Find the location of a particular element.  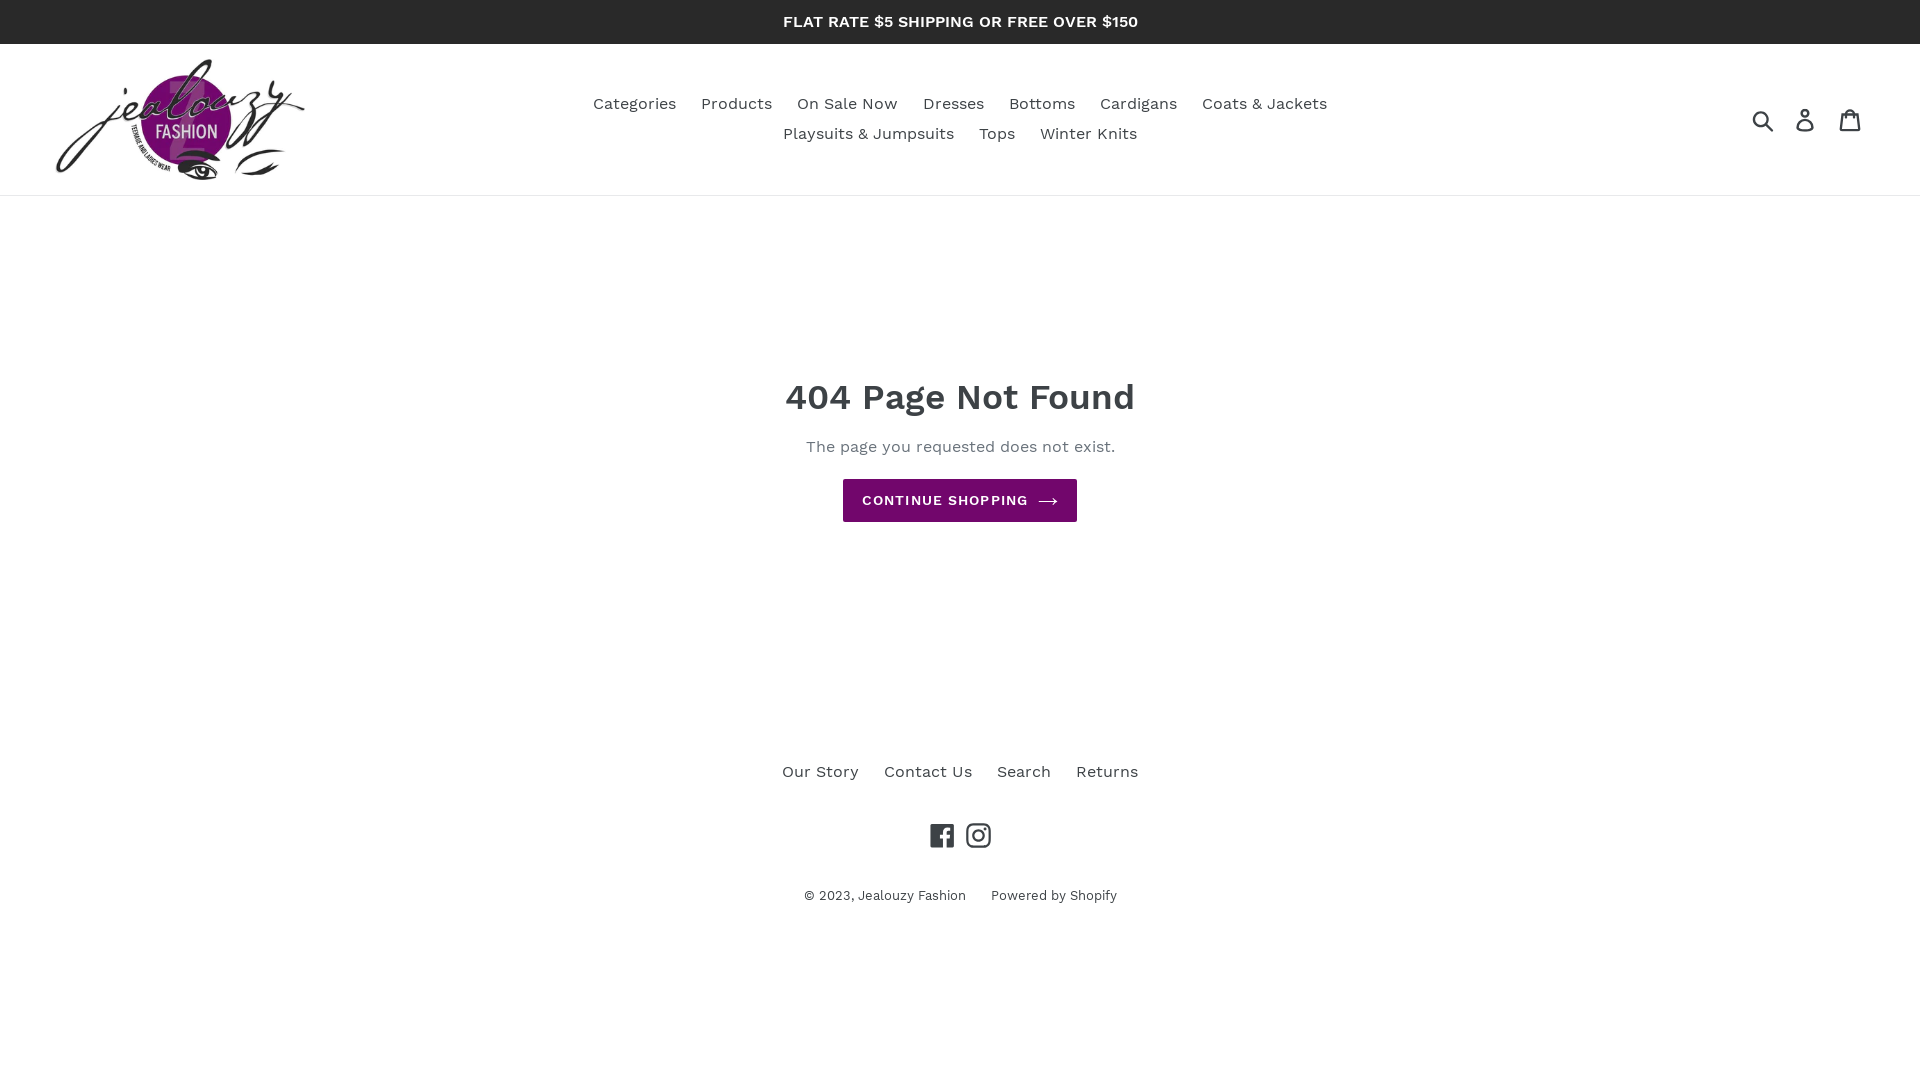

'Cardigans' is located at coordinates (1138, 104).